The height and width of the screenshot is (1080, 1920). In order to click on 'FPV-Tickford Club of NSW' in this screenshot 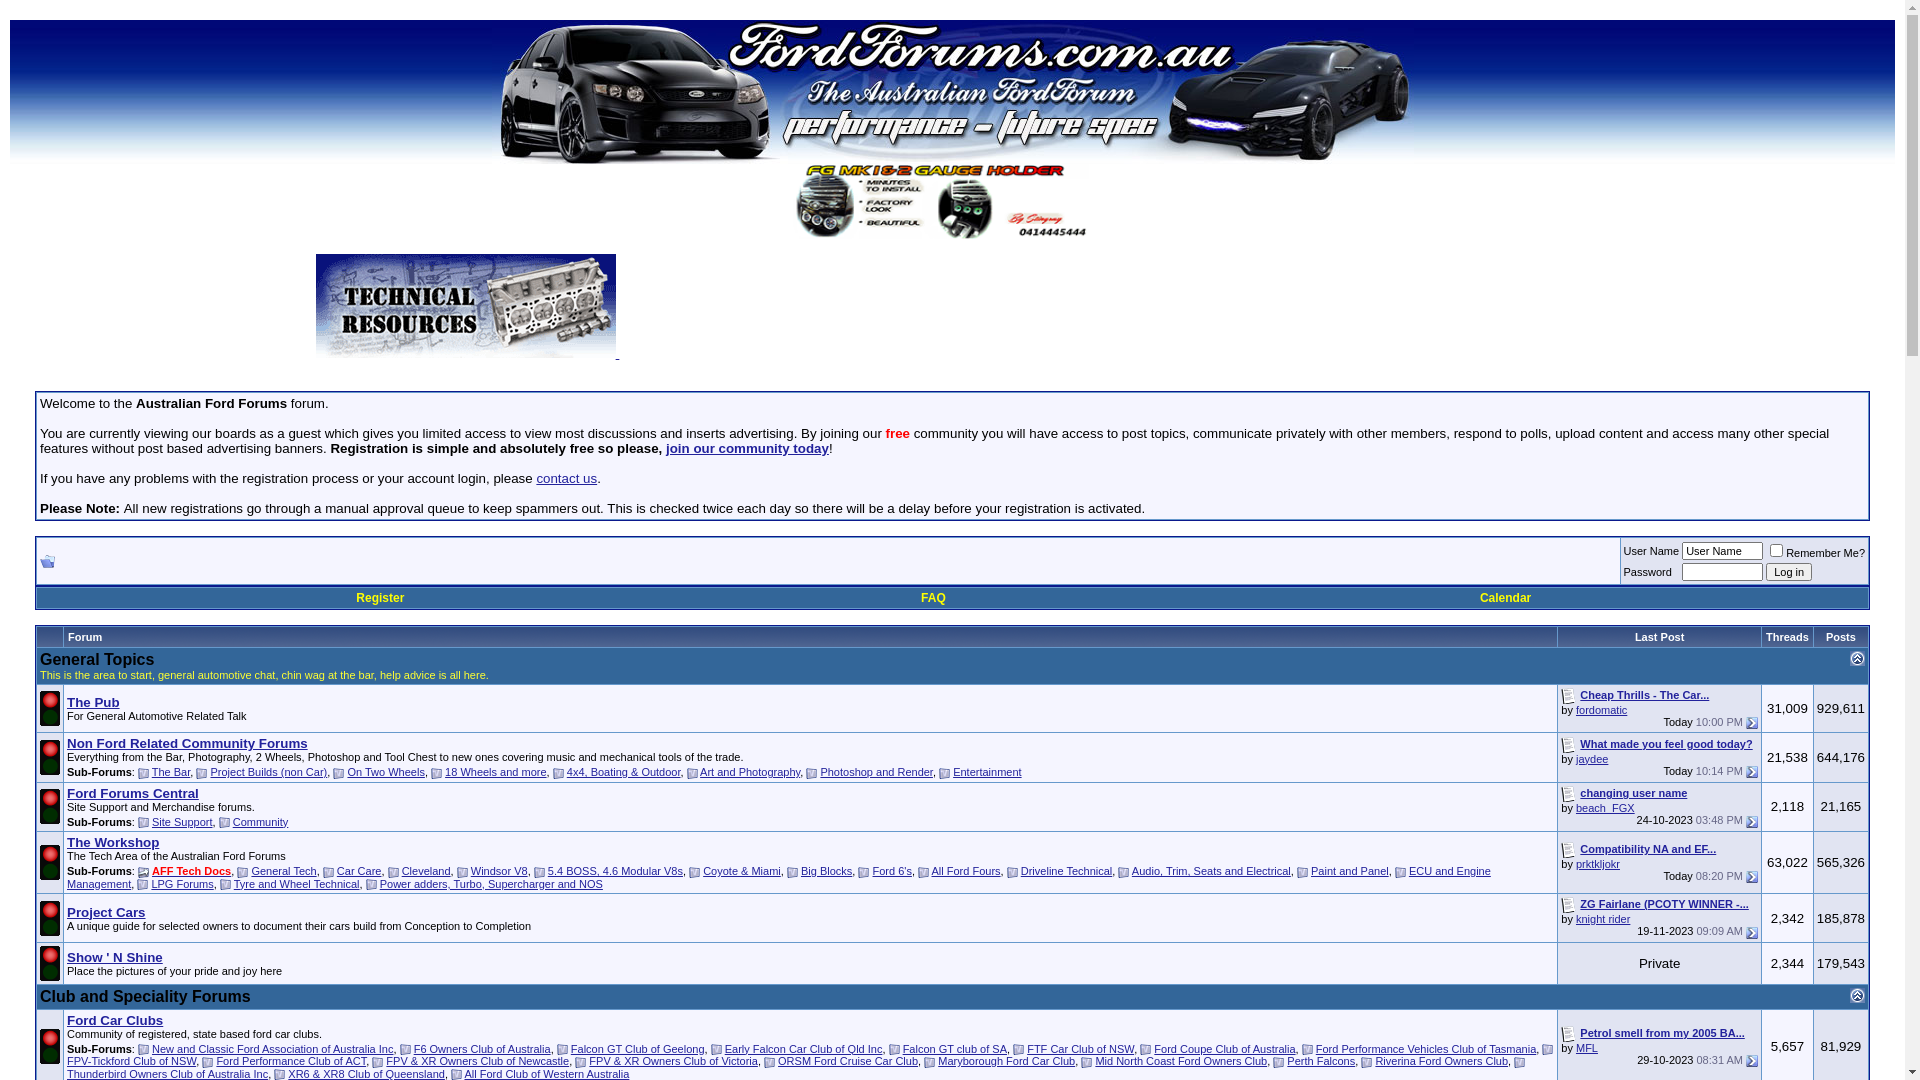, I will do `click(130, 1059)`.